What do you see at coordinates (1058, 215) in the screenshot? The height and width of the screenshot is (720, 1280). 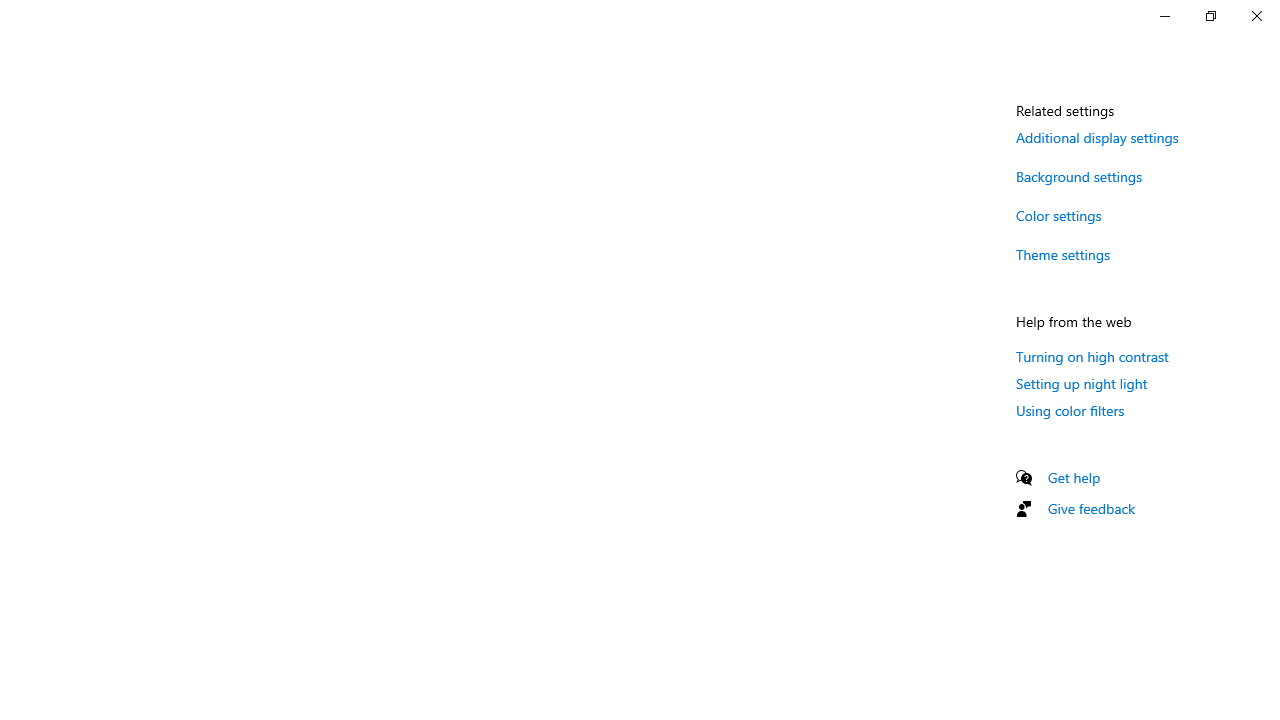 I see `'Color settings'` at bounding box center [1058, 215].